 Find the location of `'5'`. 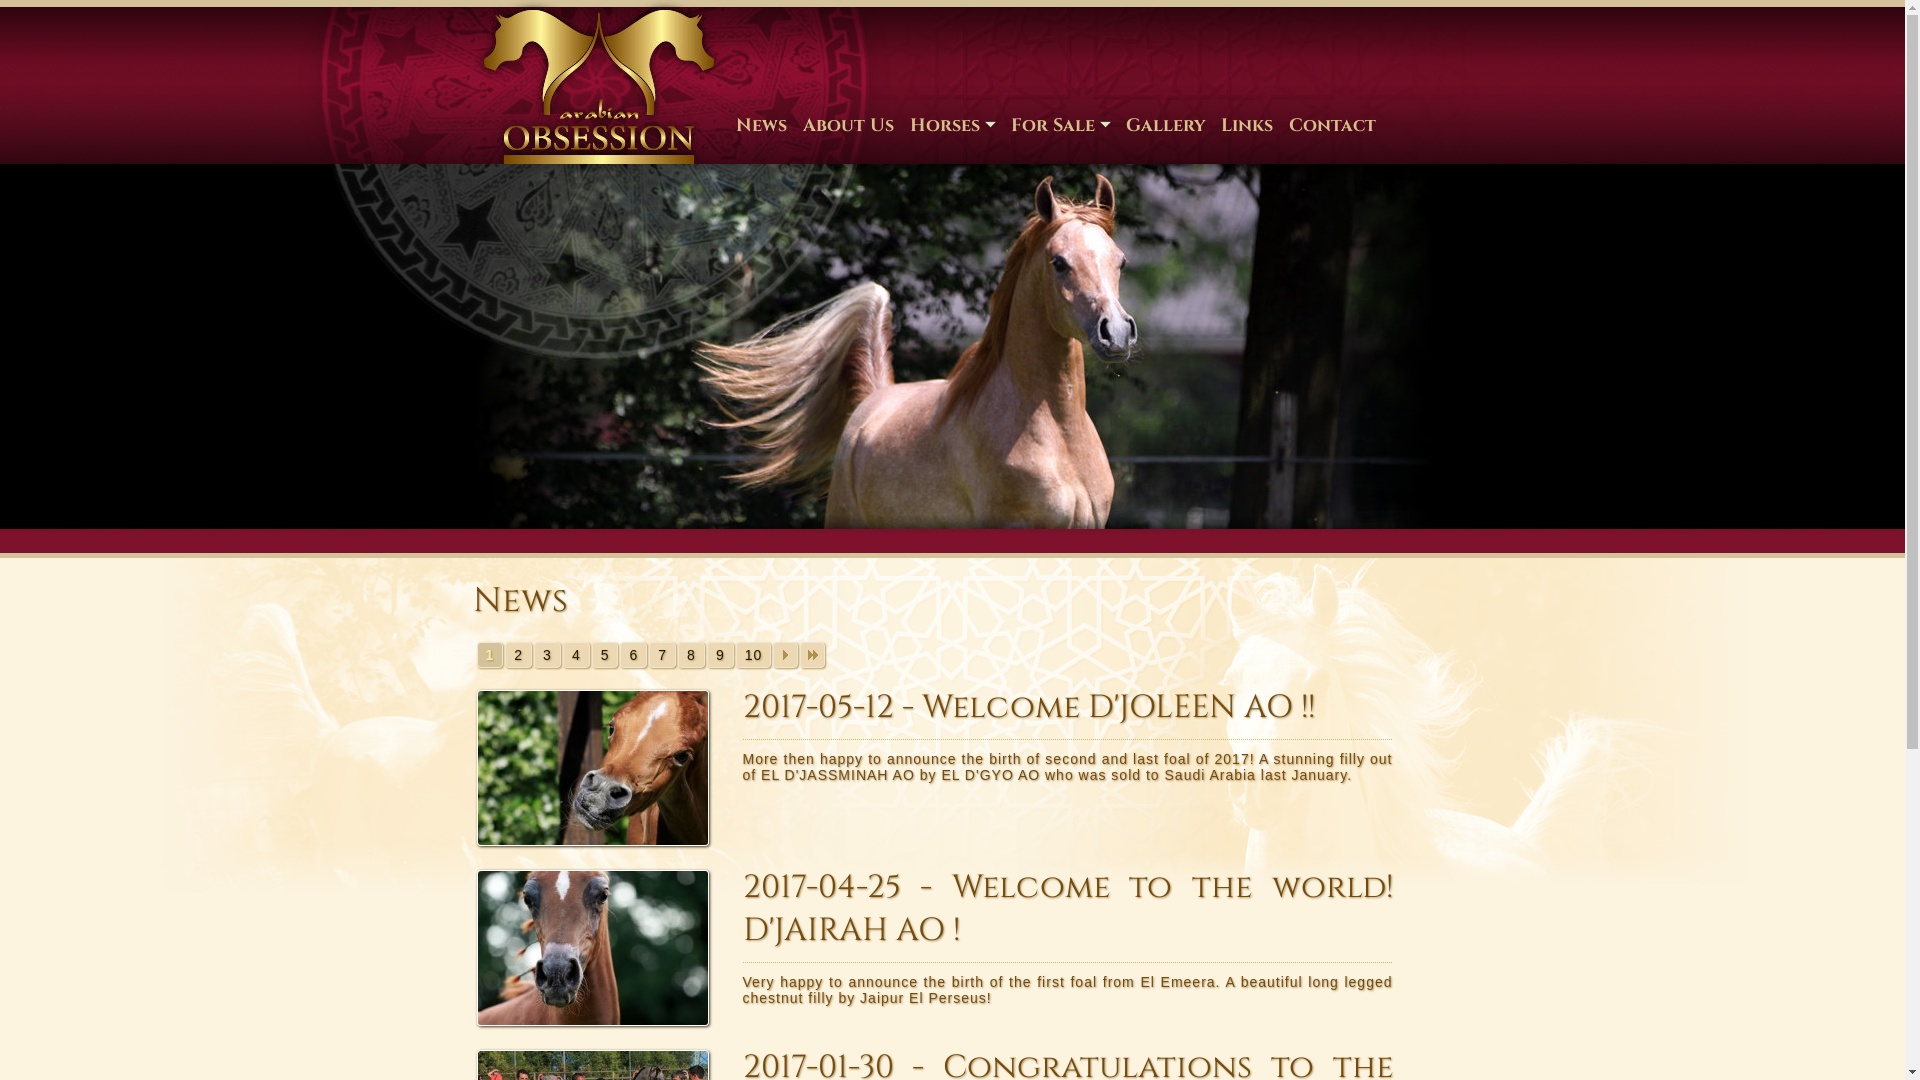

'5' is located at coordinates (604, 655).